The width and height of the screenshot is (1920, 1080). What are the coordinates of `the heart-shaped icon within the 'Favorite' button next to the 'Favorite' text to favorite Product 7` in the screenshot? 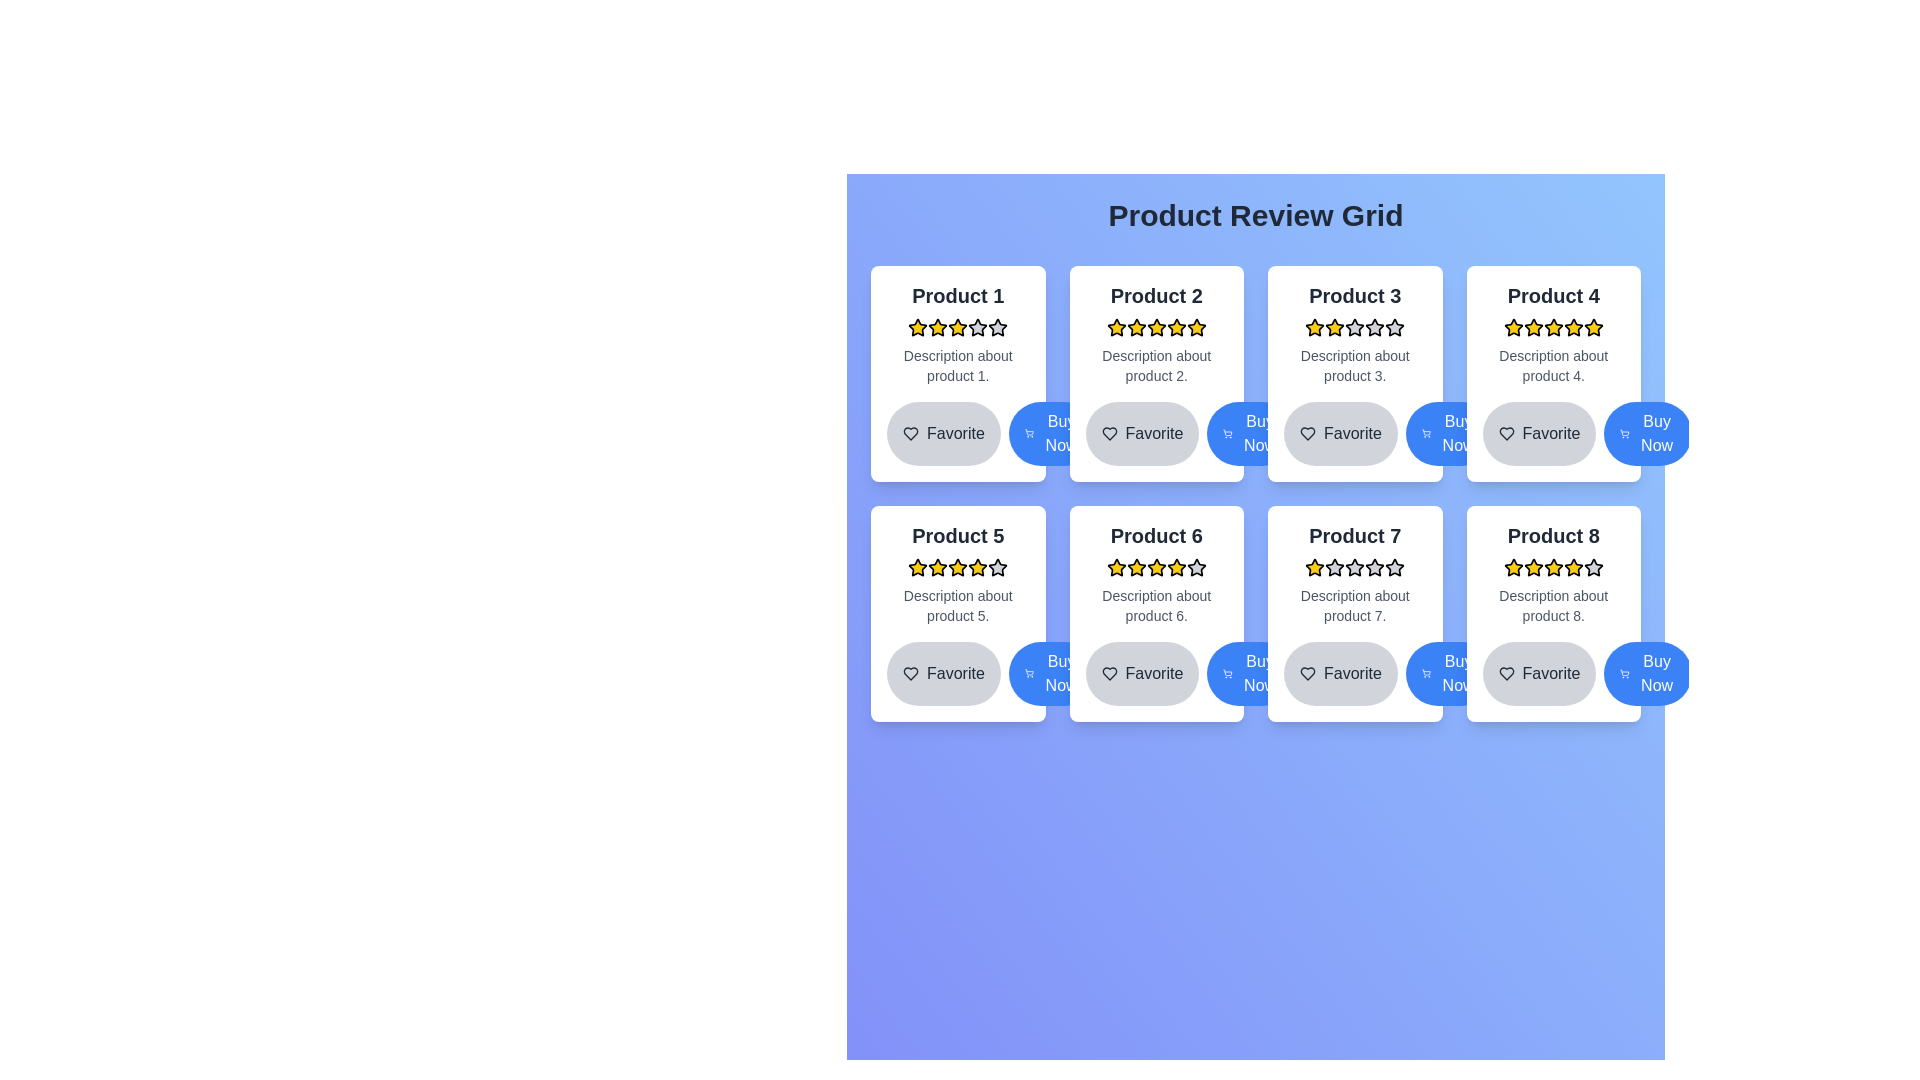 It's located at (1308, 674).